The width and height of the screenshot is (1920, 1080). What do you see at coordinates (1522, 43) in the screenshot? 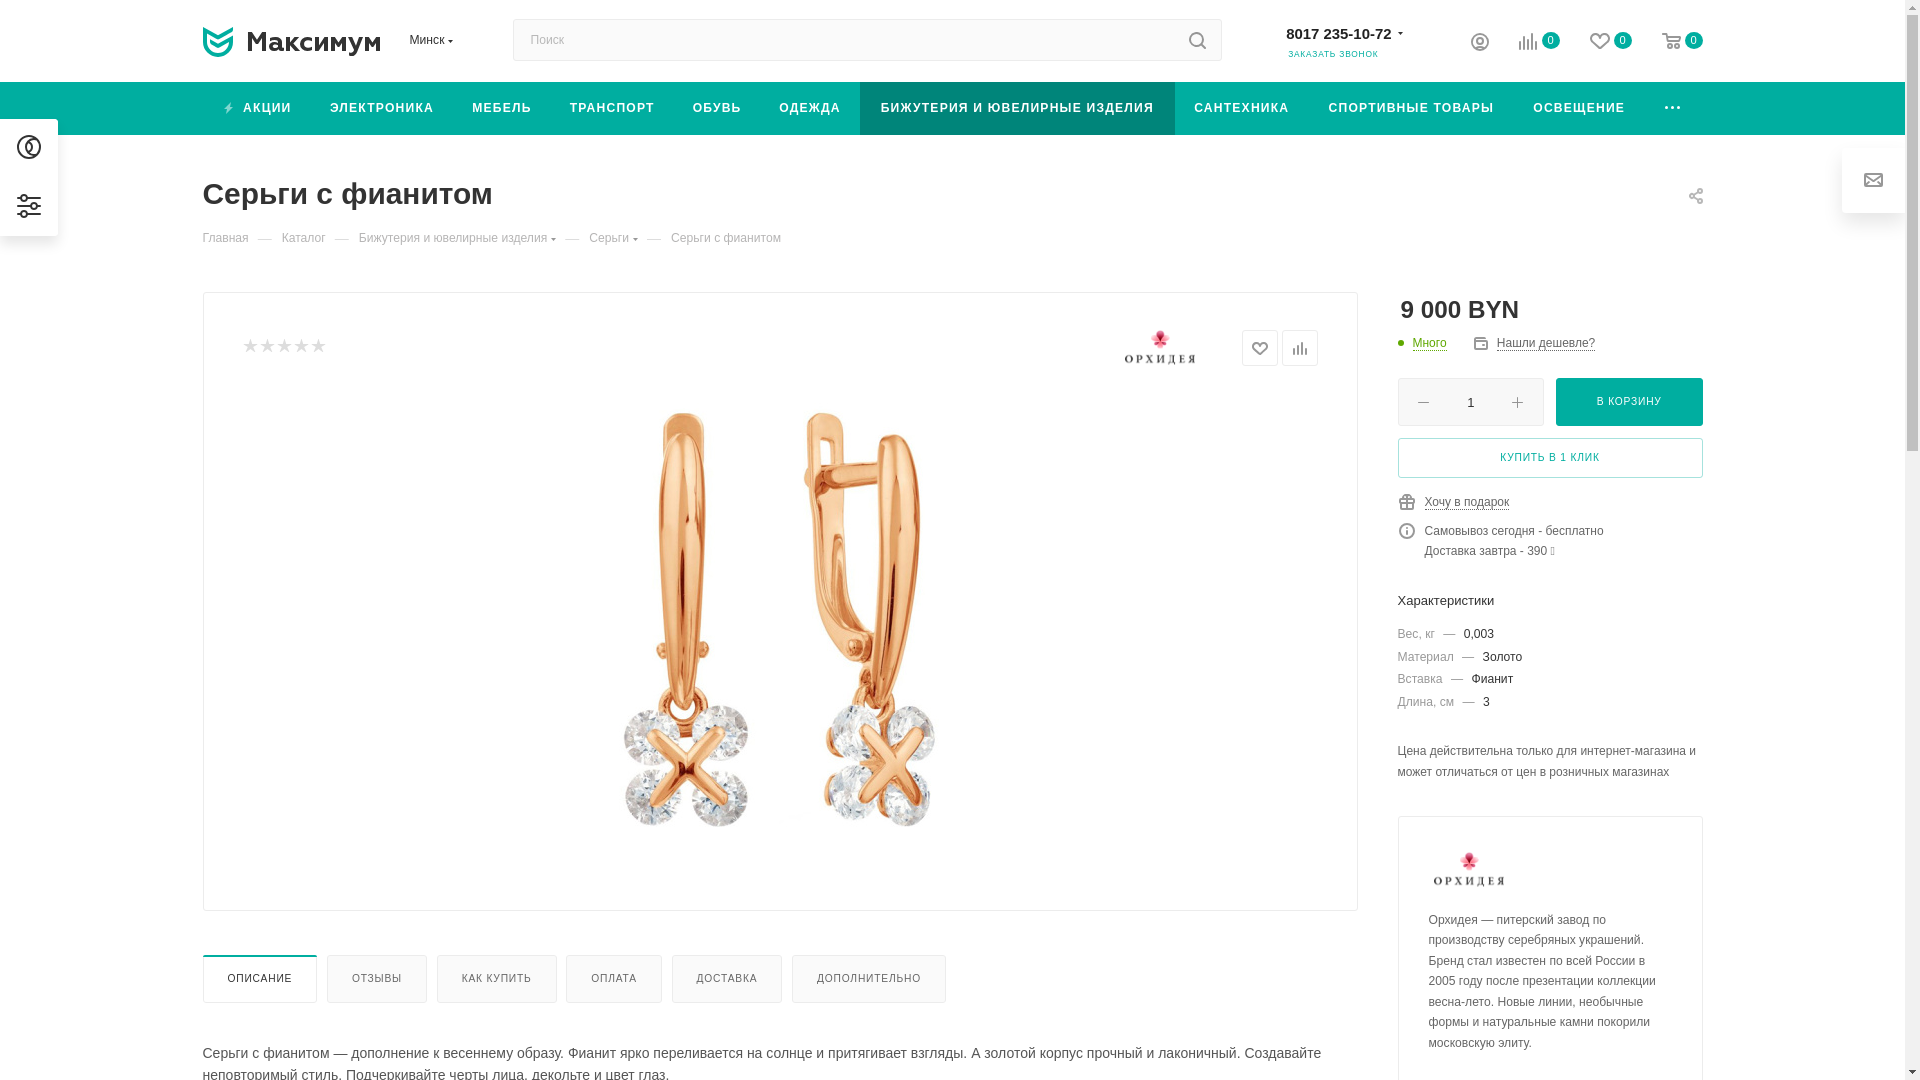
I see `'0'` at bounding box center [1522, 43].